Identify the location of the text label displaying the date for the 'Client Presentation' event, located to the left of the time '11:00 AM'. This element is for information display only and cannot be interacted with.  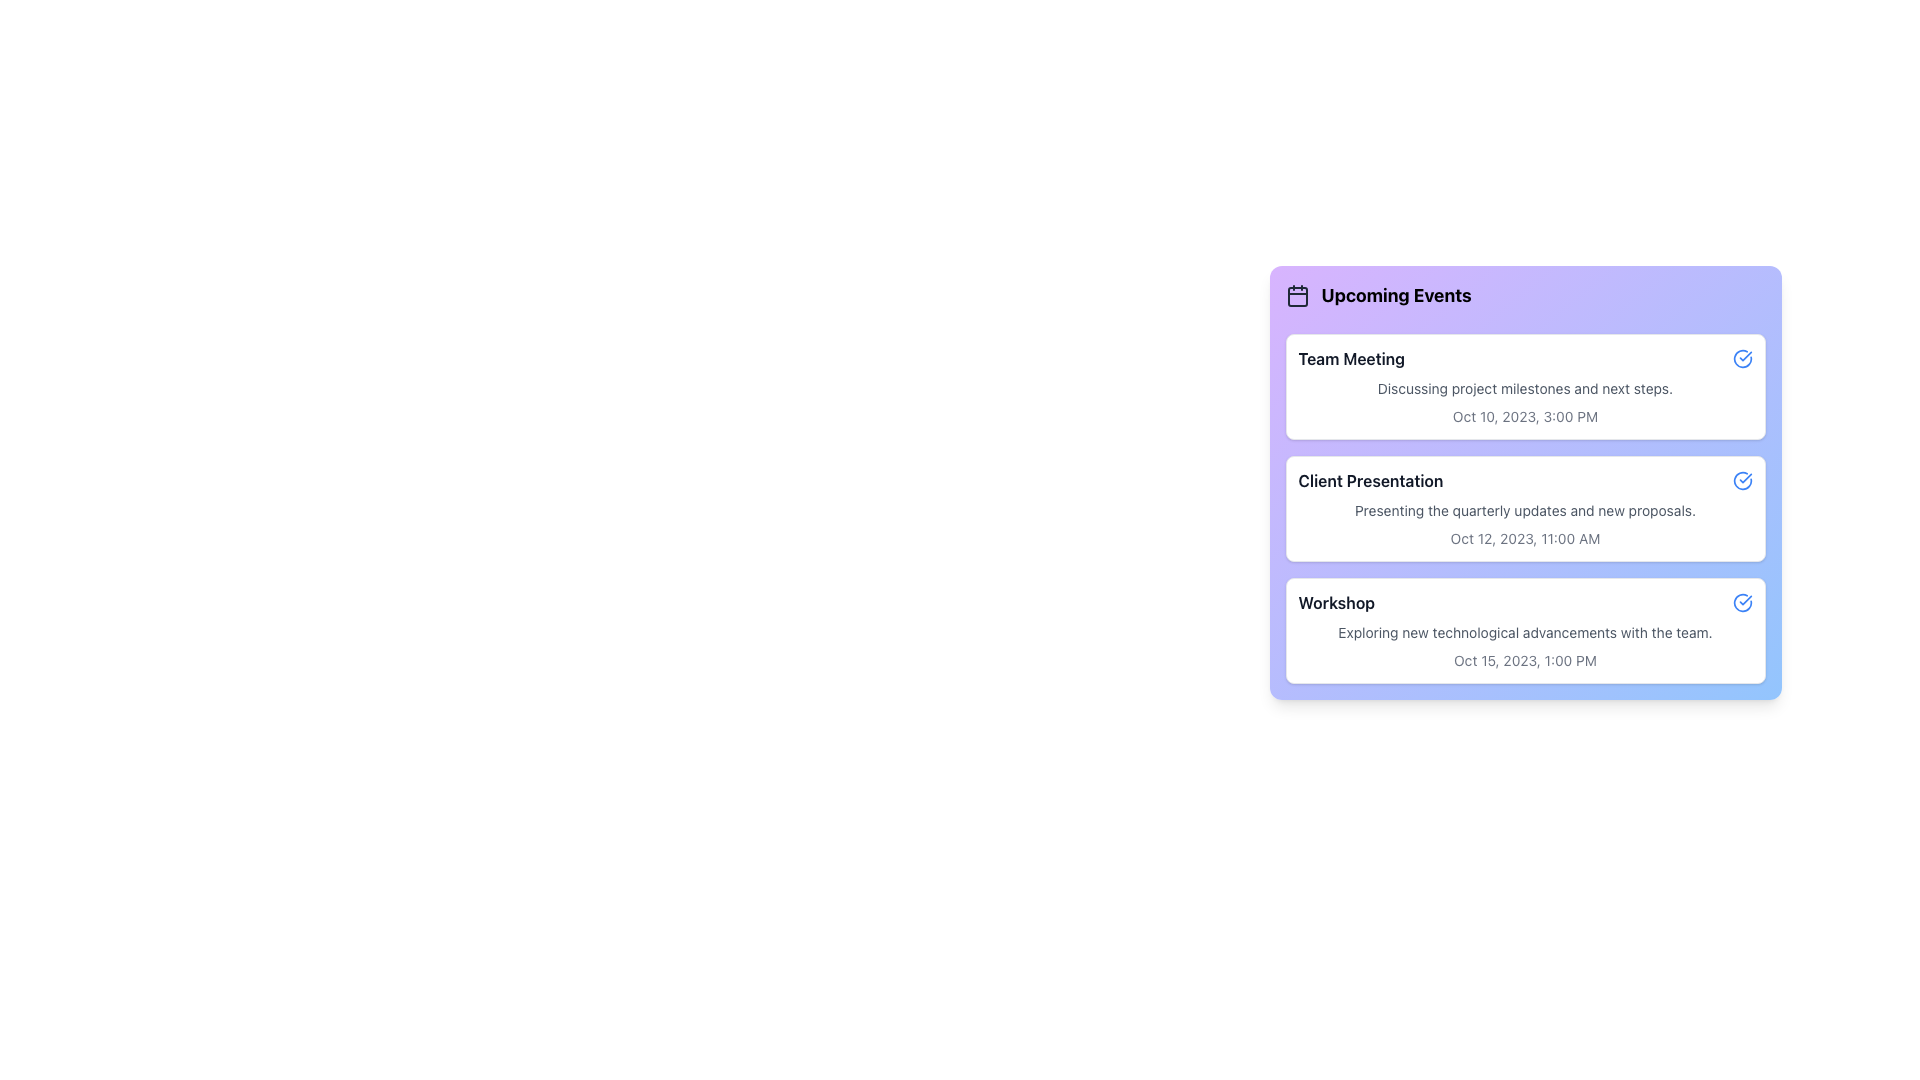
(1492, 536).